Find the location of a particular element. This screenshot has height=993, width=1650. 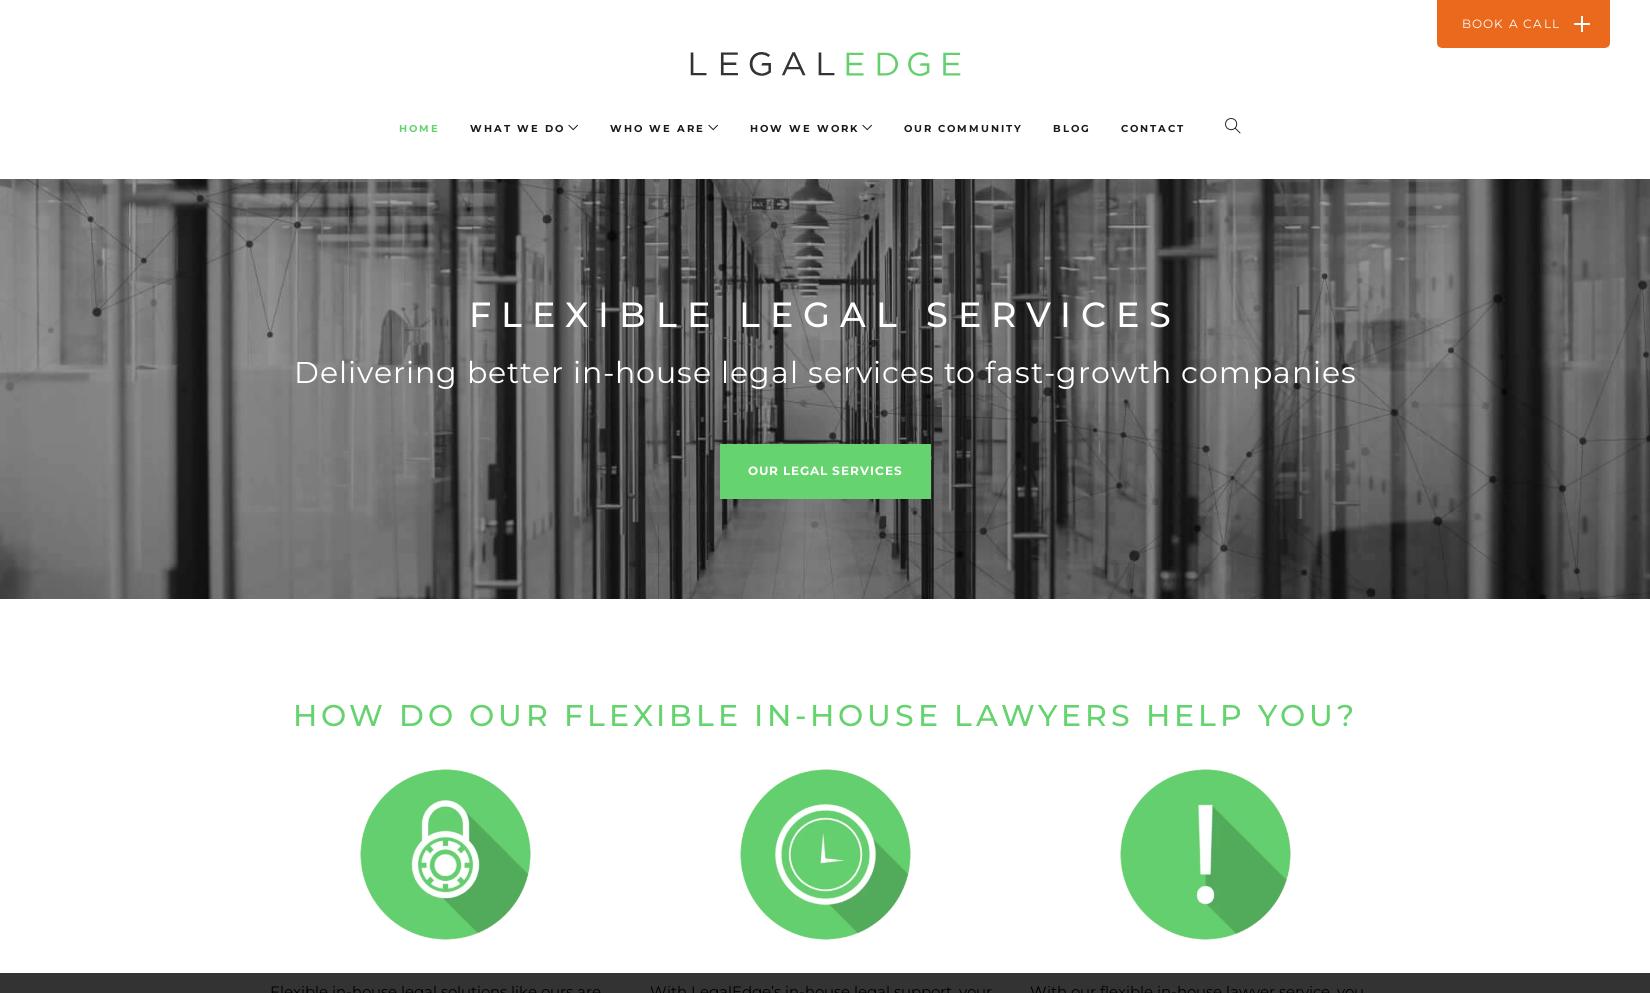

'What do our clients think?' is located at coordinates (825, 940).